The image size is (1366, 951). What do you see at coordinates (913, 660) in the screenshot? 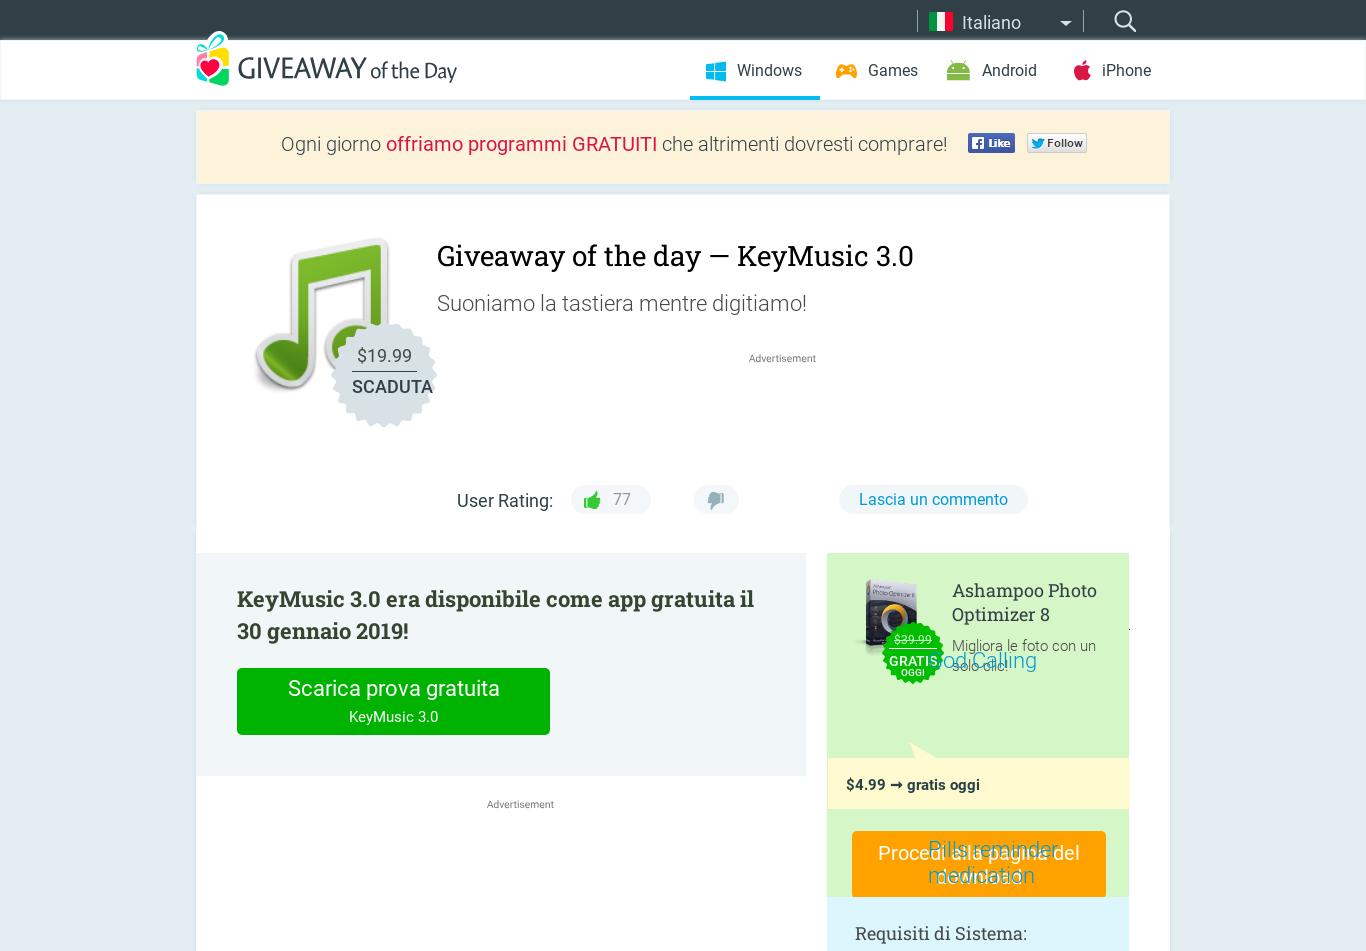
I see `'gratis'` at bounding box center [913, 660].